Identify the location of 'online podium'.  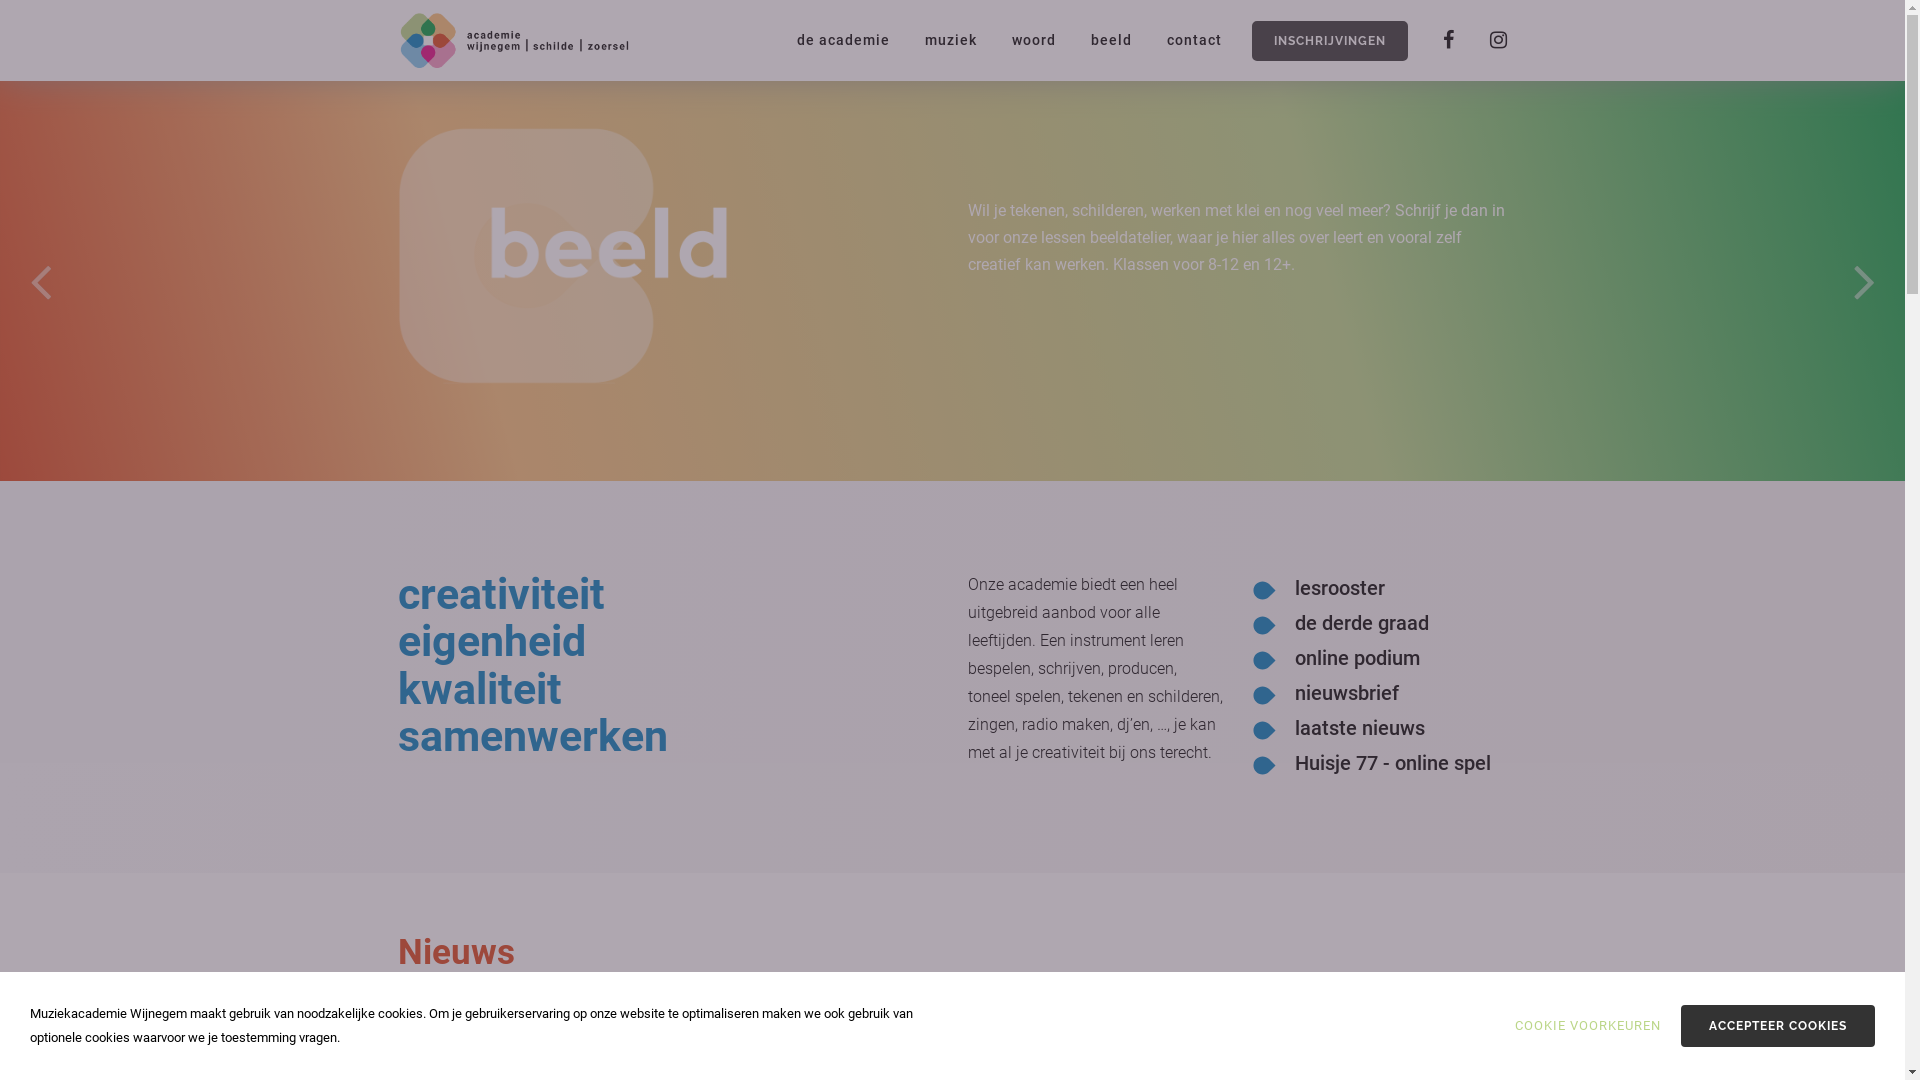
(1356, 658).